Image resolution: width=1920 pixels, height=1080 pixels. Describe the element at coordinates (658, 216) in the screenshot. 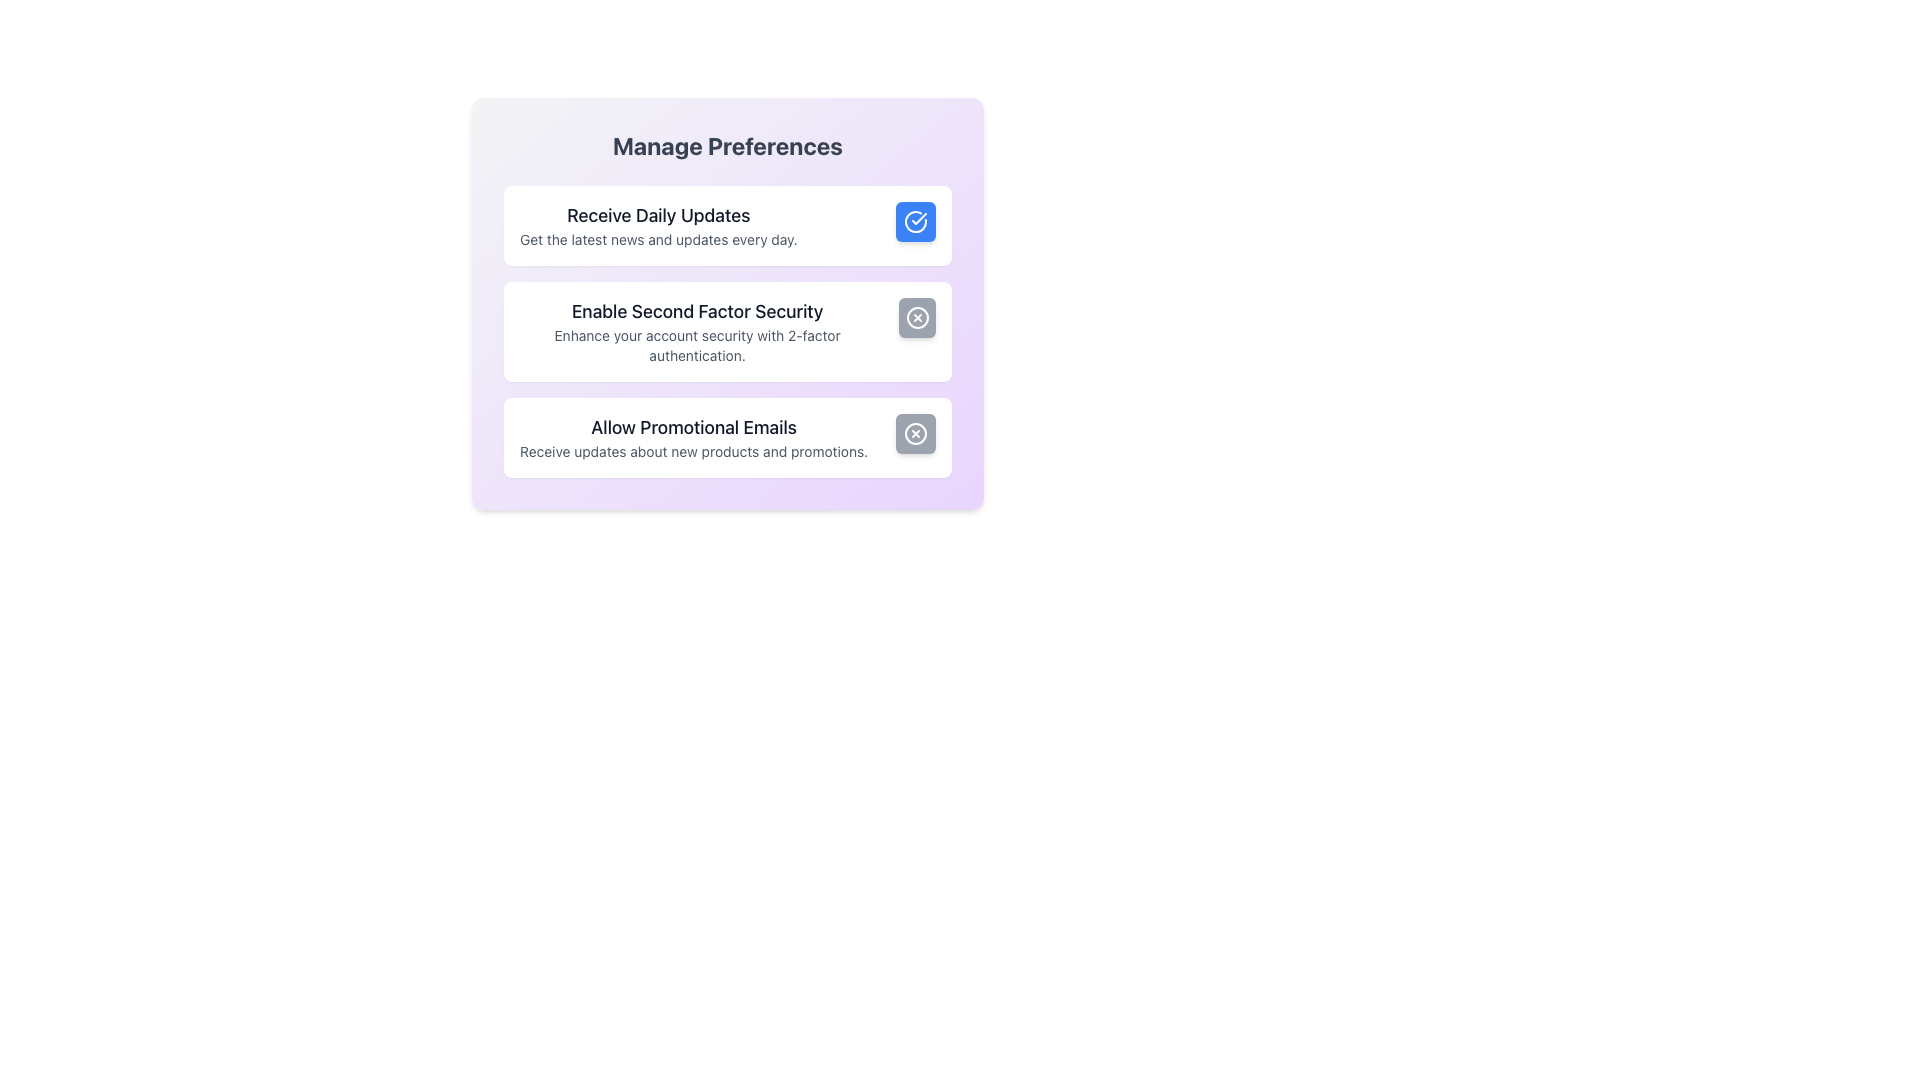

I see `the main text label for the first preference option located under the 'Manage Preferences' header` at that location.